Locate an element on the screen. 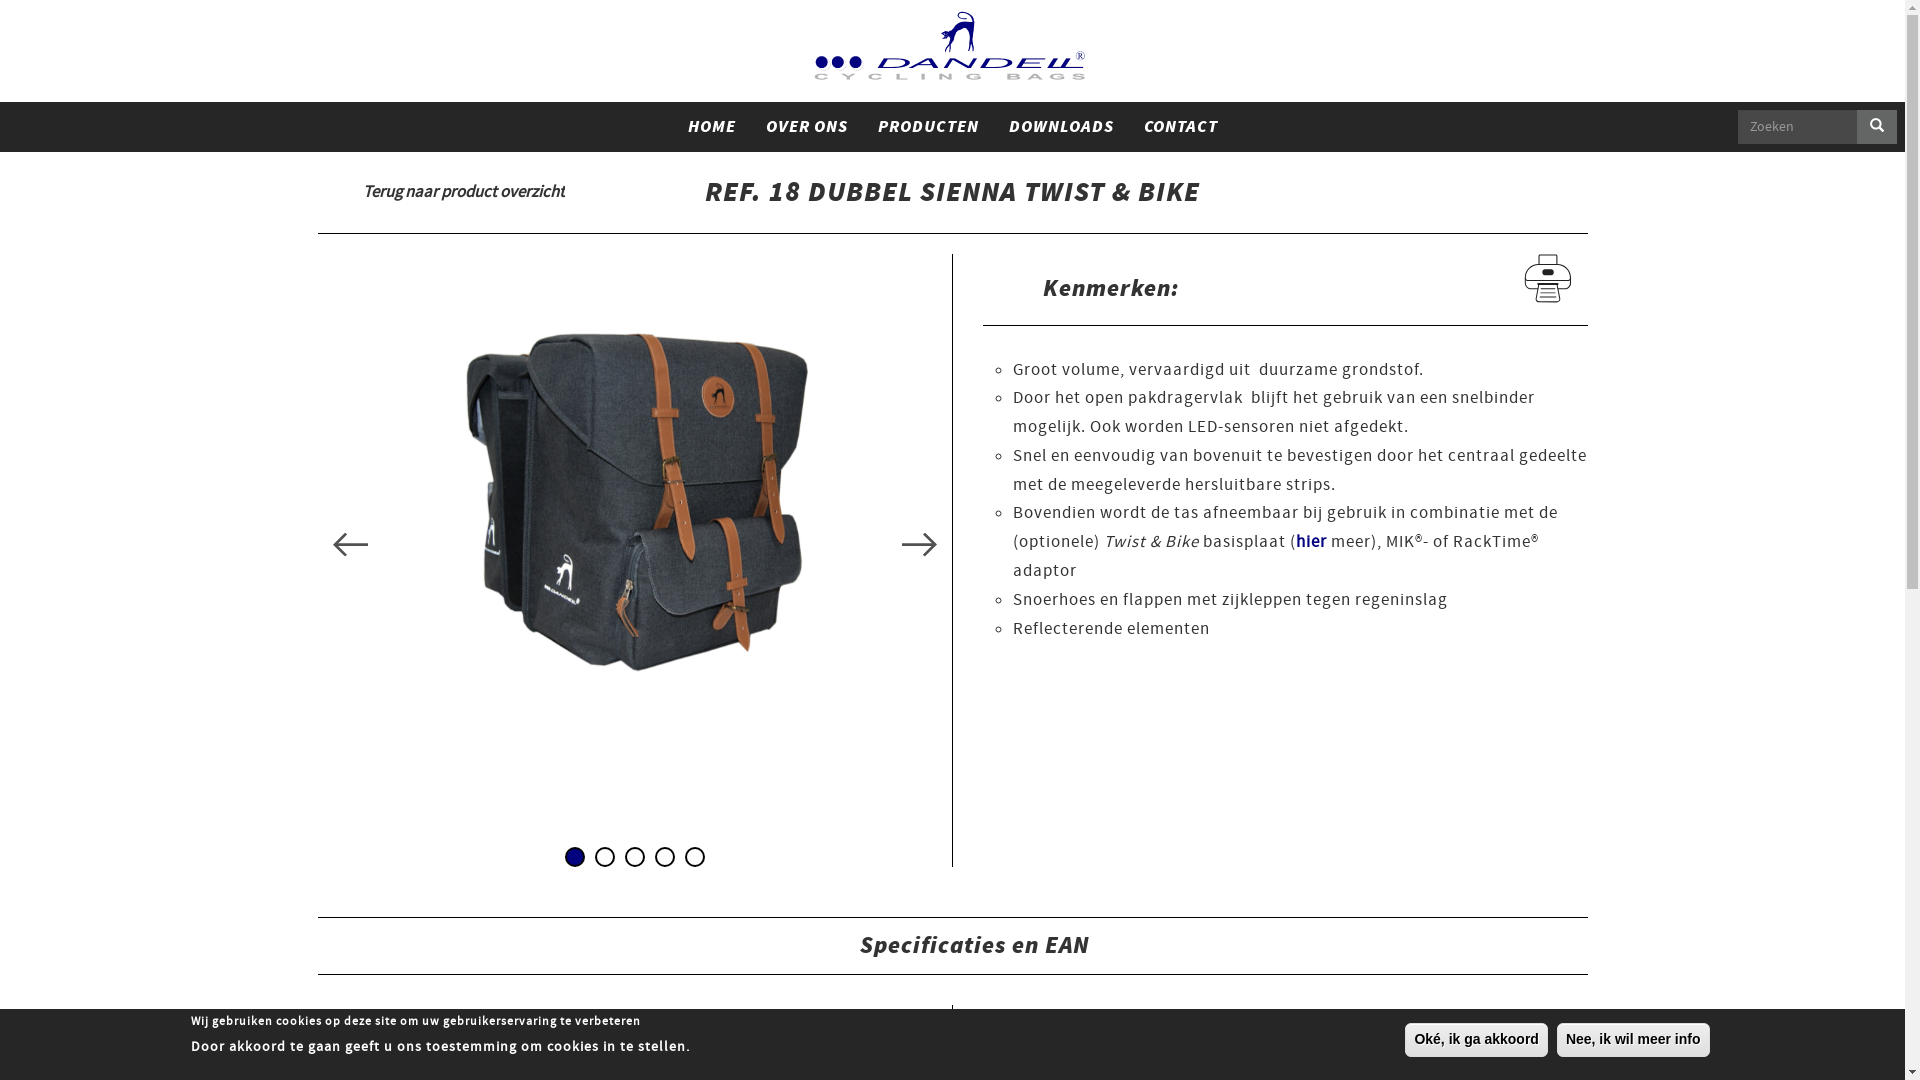  'PRODUCTEN' is located at coordinates (862, 127).